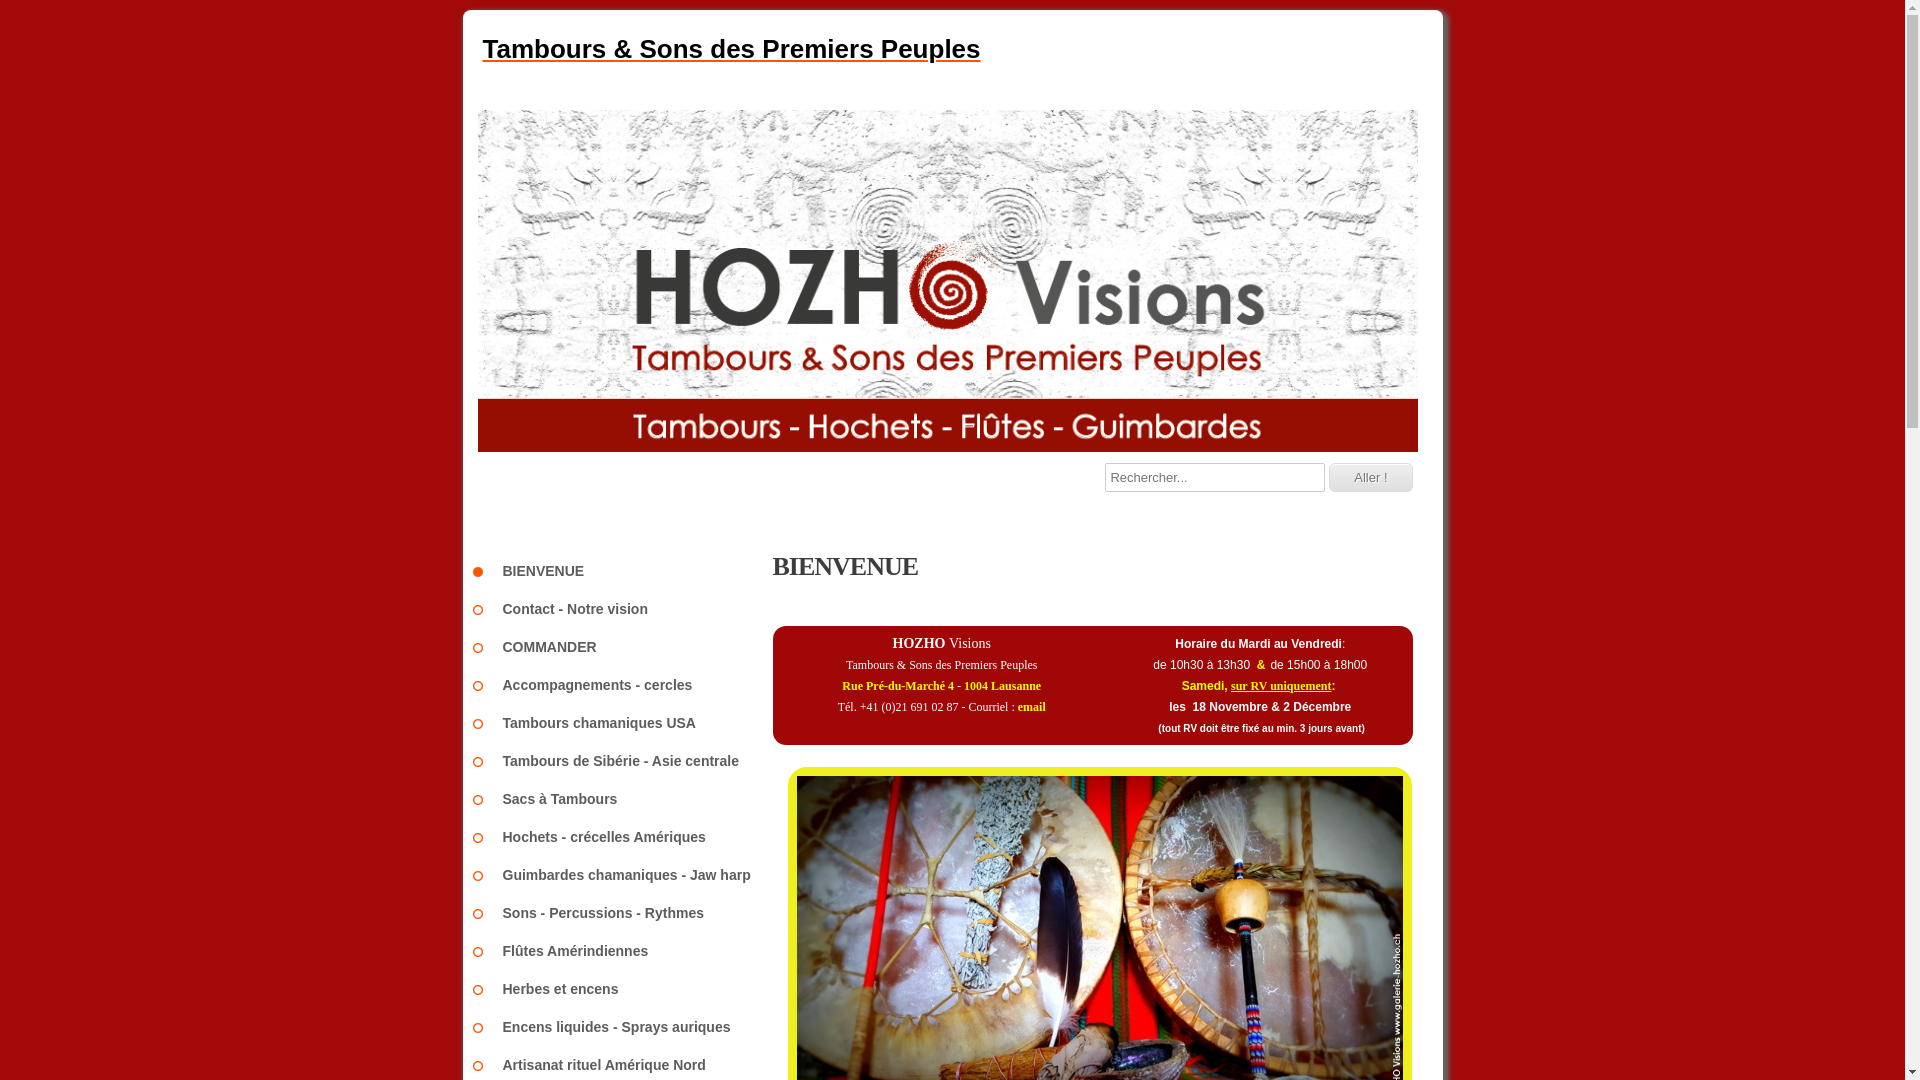 The image size is (1920, 1080). What do you see at coordinates (621, 987) in the screenshot?
I see `'Herbes et encens'` at bounding box center [621, 987].